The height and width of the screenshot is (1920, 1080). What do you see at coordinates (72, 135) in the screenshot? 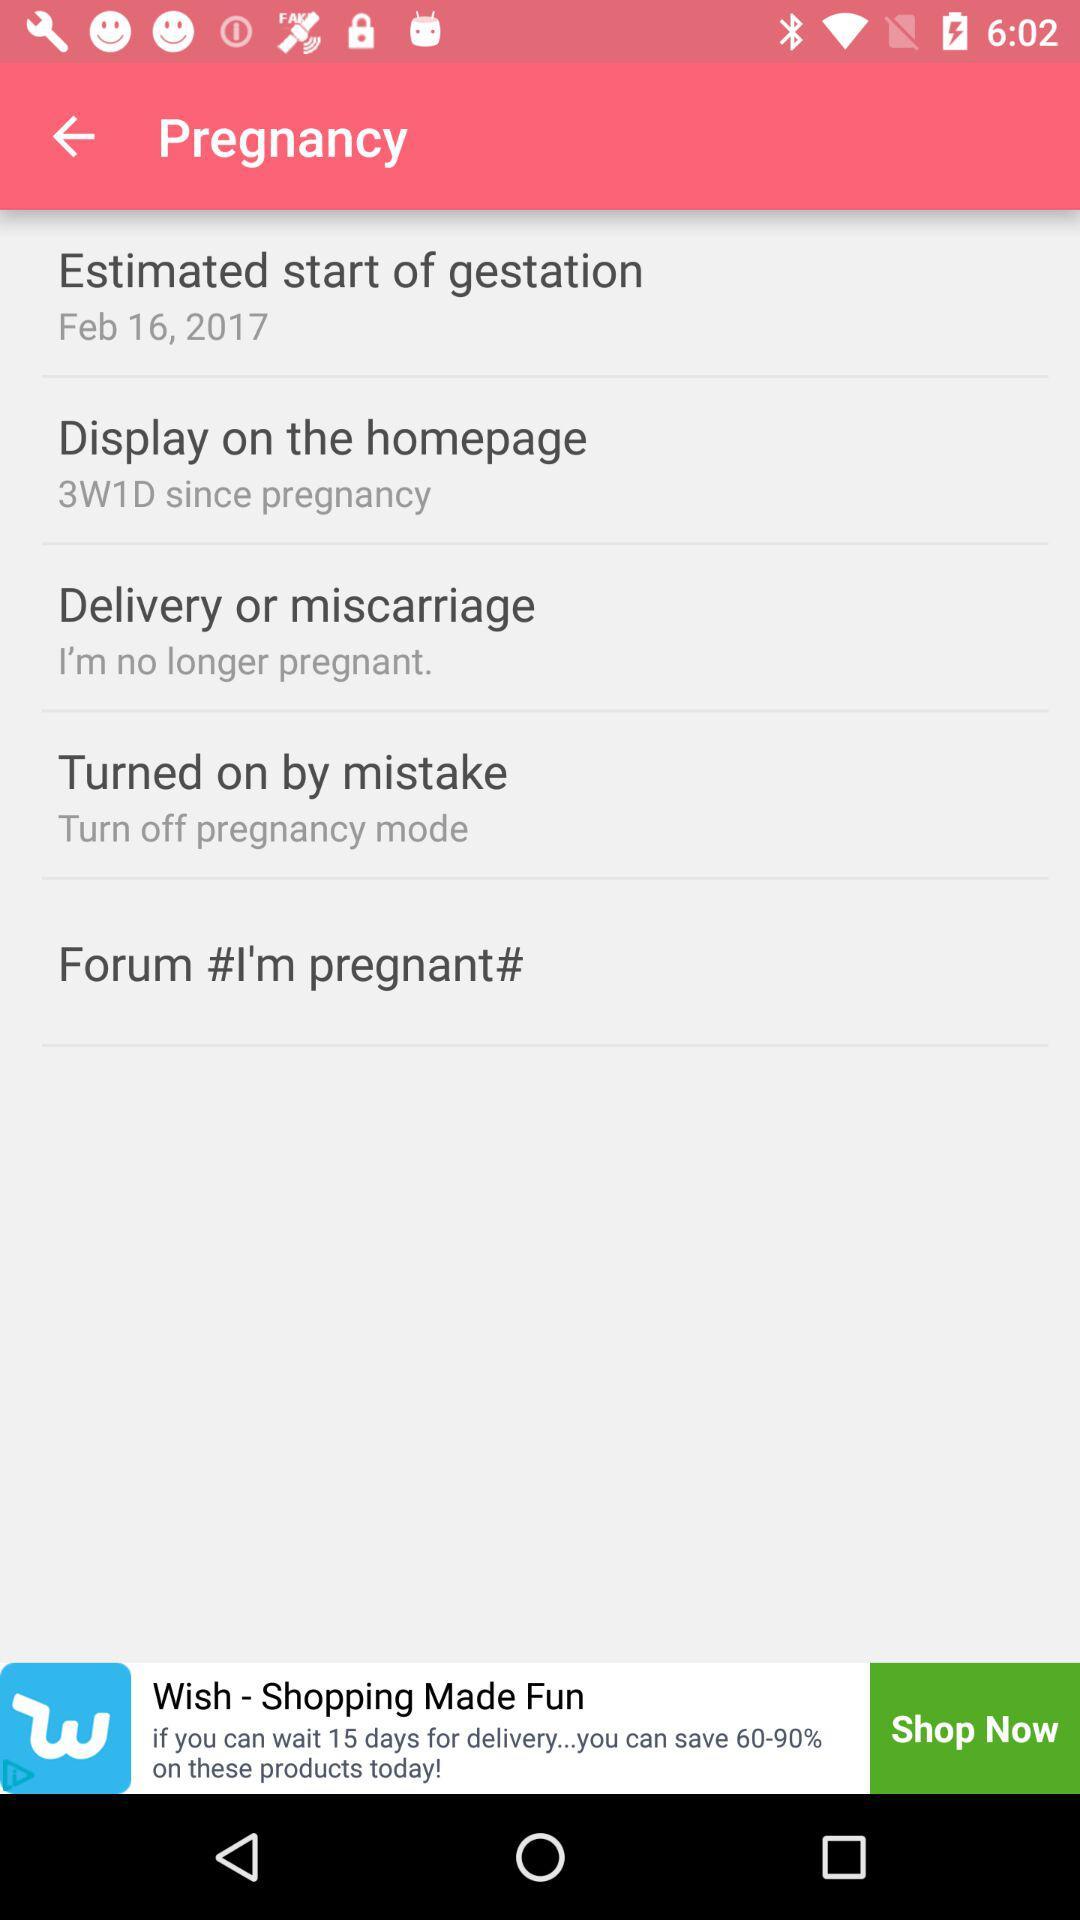
I see `app to the left of the pregnancy app` at bounding box center [72, 135].